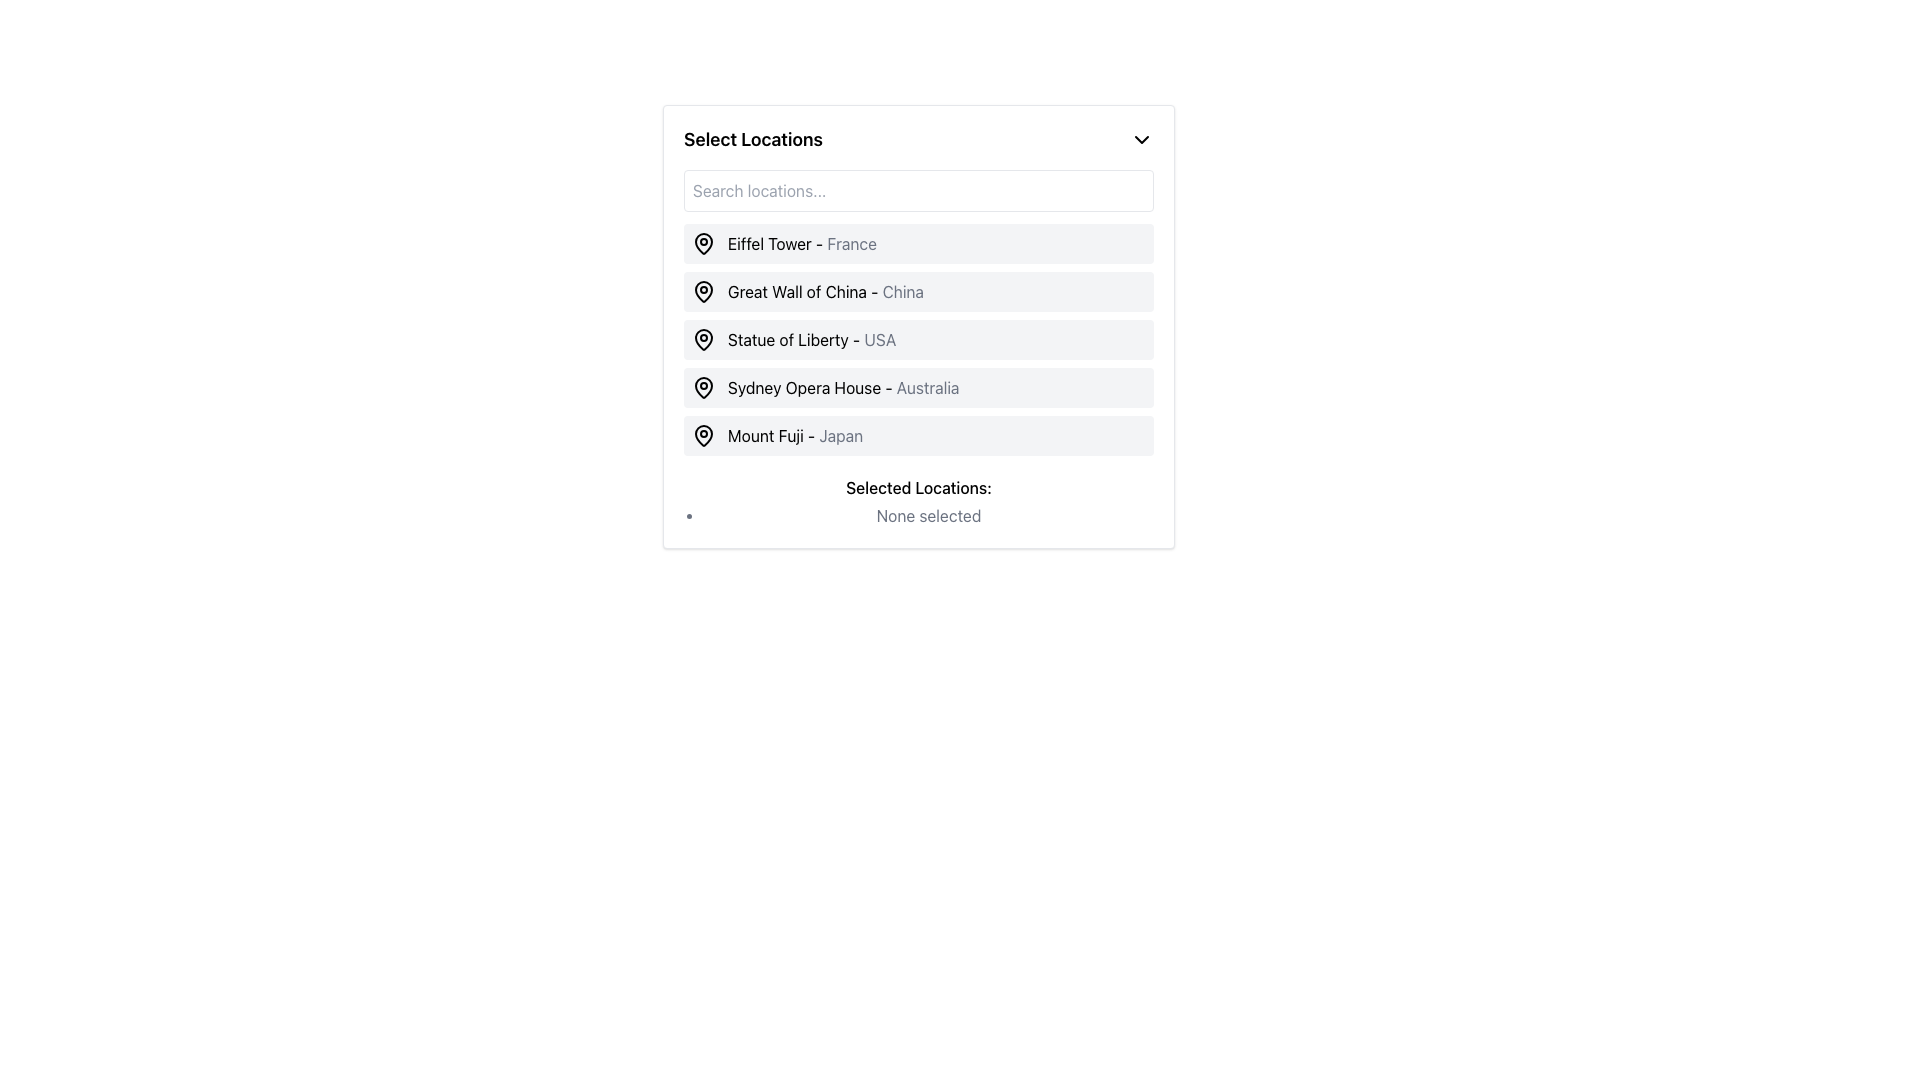 Image resolution: width=1920 pixels, height=1080 pixels. I want to click on the 'Selected Locations:' text label, which is prominently displayed in a bold font style and serves as an introductory label for the lower informational area, so click(917, 488).